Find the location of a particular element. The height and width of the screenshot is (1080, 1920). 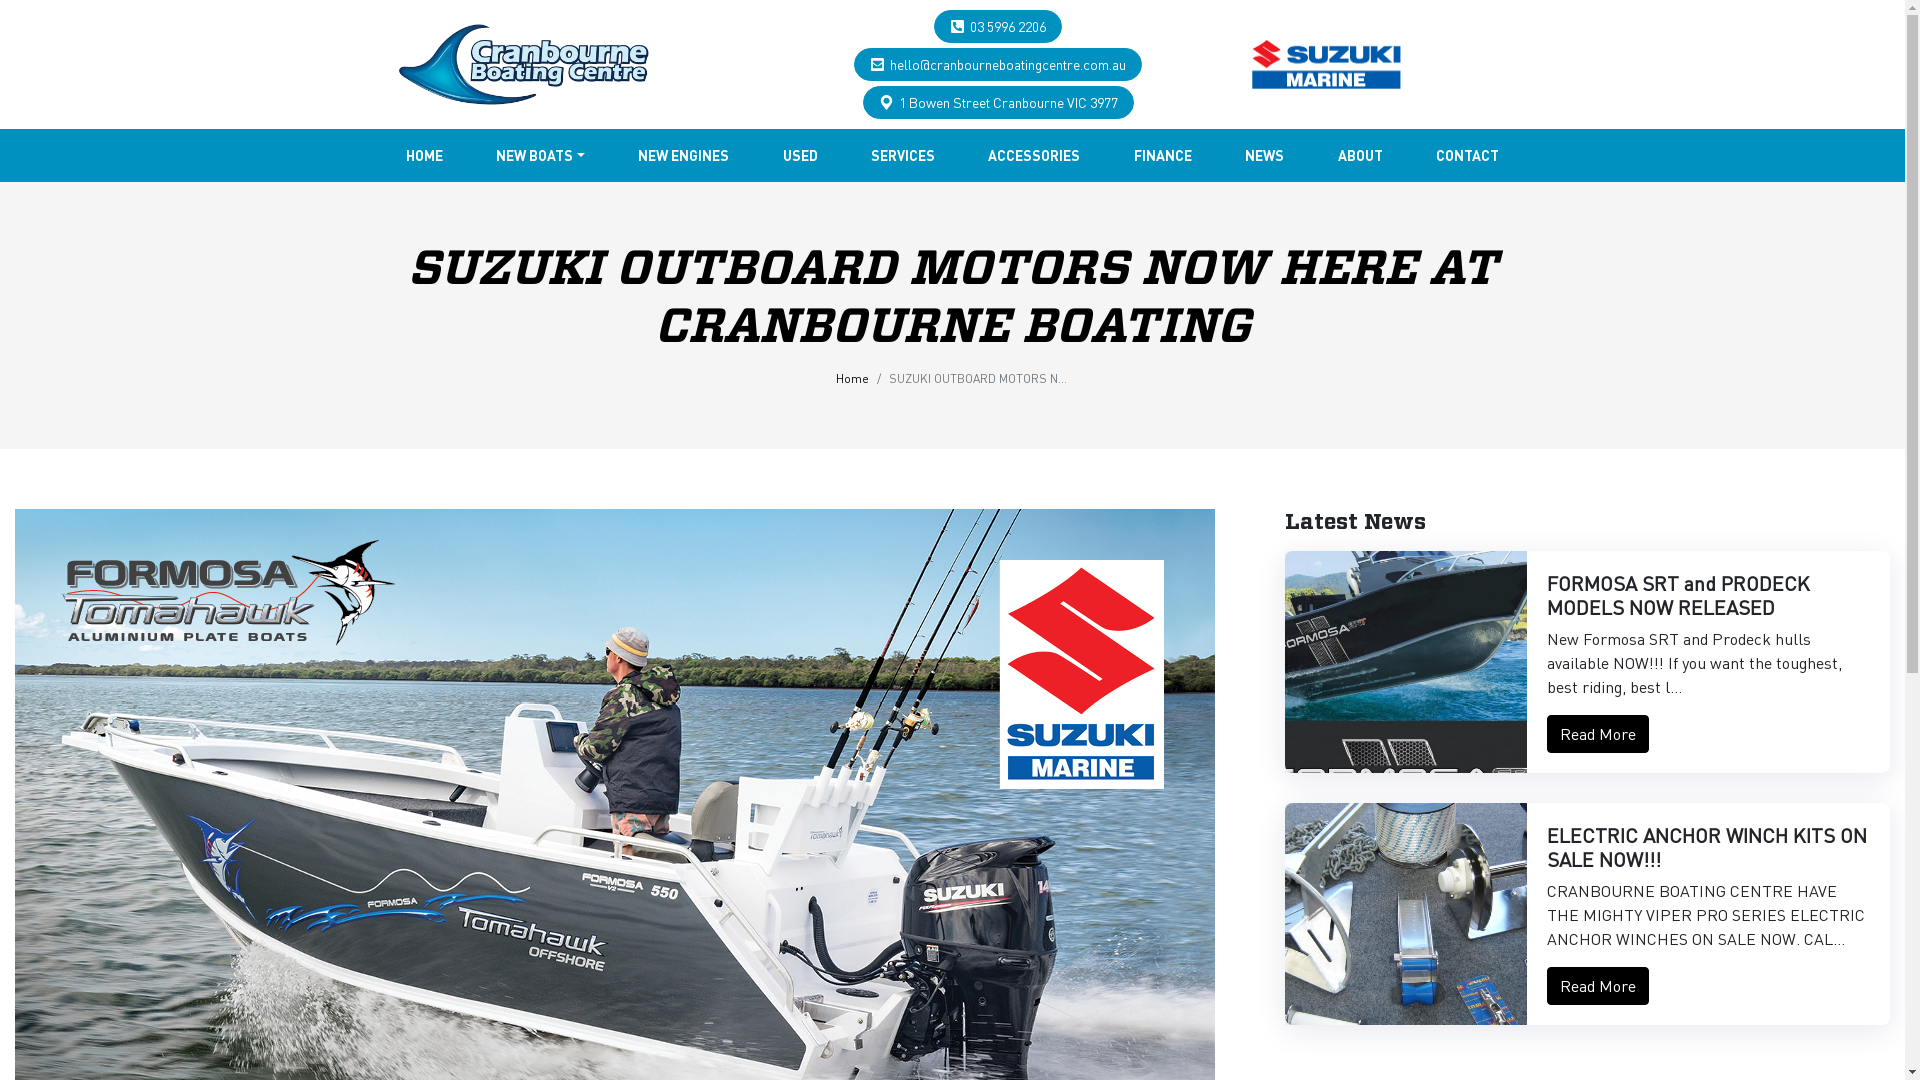

'Read More' is located at coordinates (1597, 985).